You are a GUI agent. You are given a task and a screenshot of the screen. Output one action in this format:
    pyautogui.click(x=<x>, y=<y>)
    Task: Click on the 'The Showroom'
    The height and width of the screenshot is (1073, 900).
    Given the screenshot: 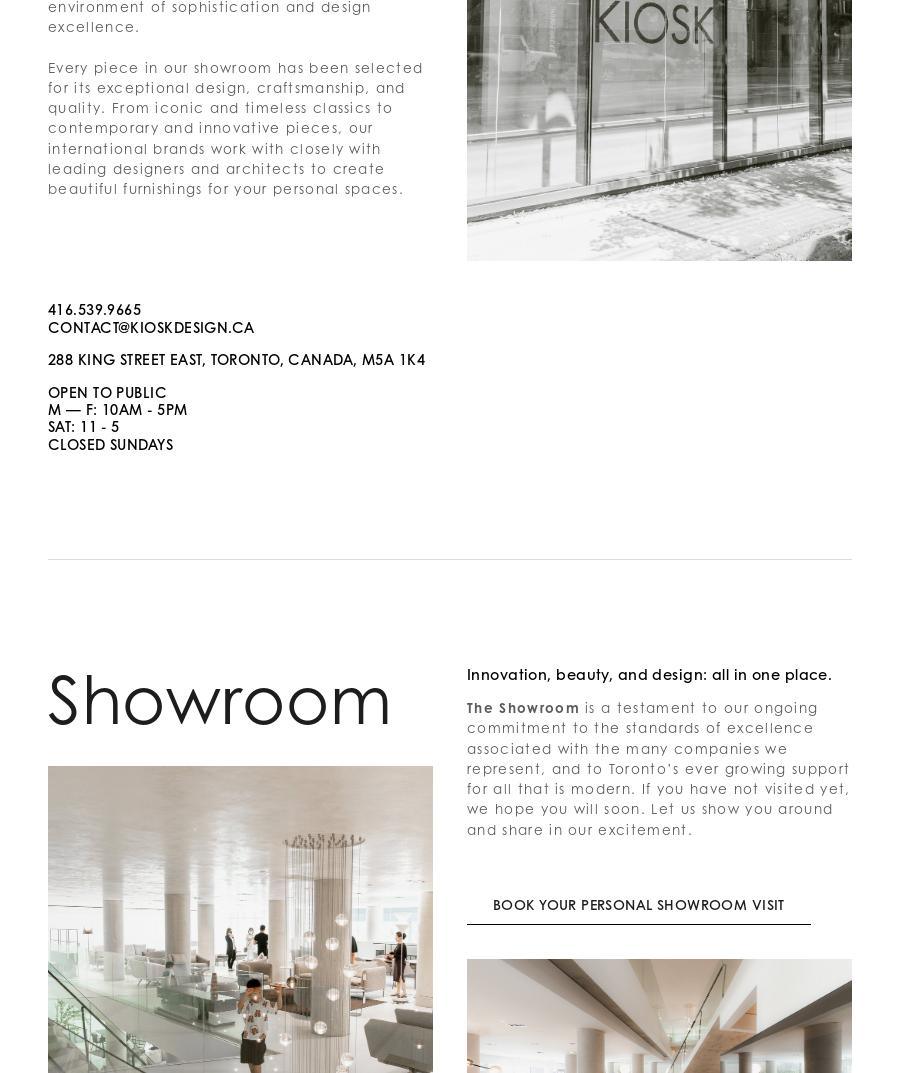 What is the action you would take?
    pyautogui.click(x=521, y=707)
    